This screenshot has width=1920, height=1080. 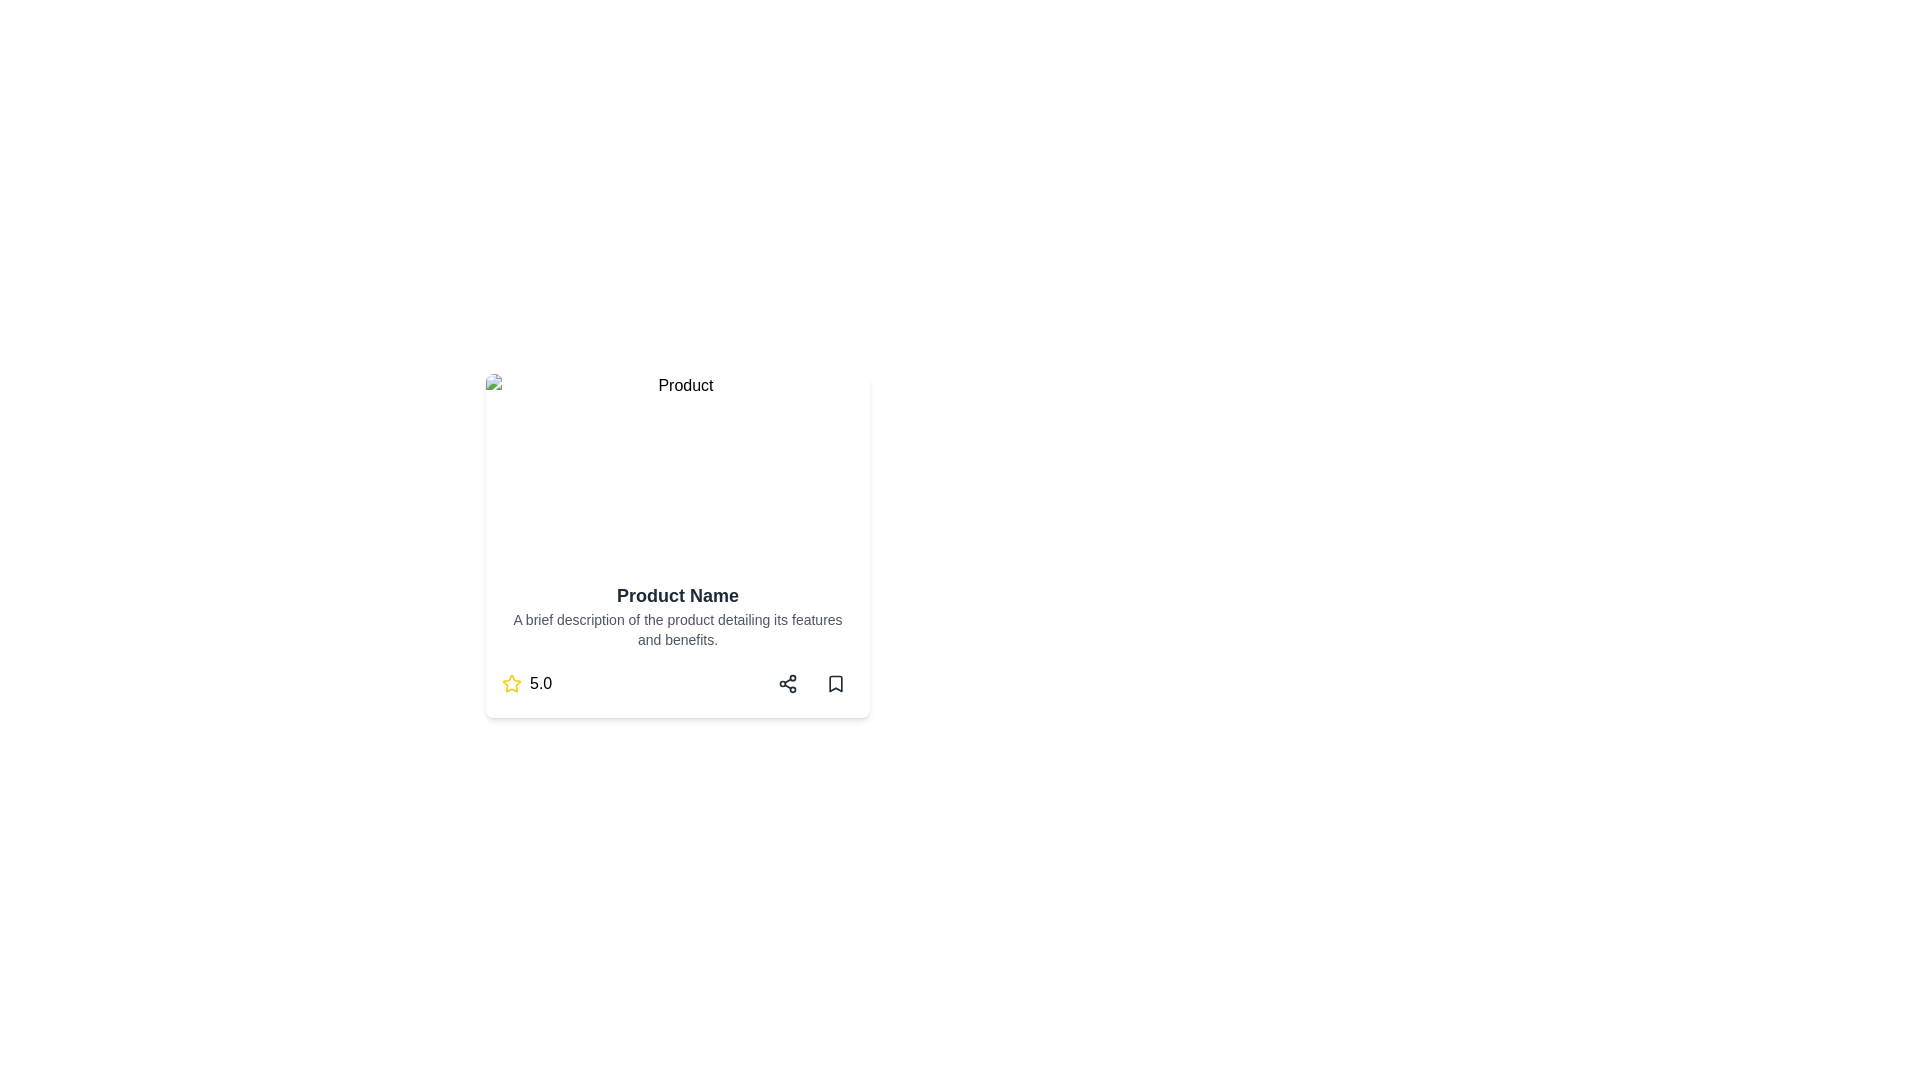 I want to click on the leftmost button in the group of horizontally aligned interactive buttons located at the bottom-right section of the product card layout, which functions as a sharing action button, so click(x=786, y=682).